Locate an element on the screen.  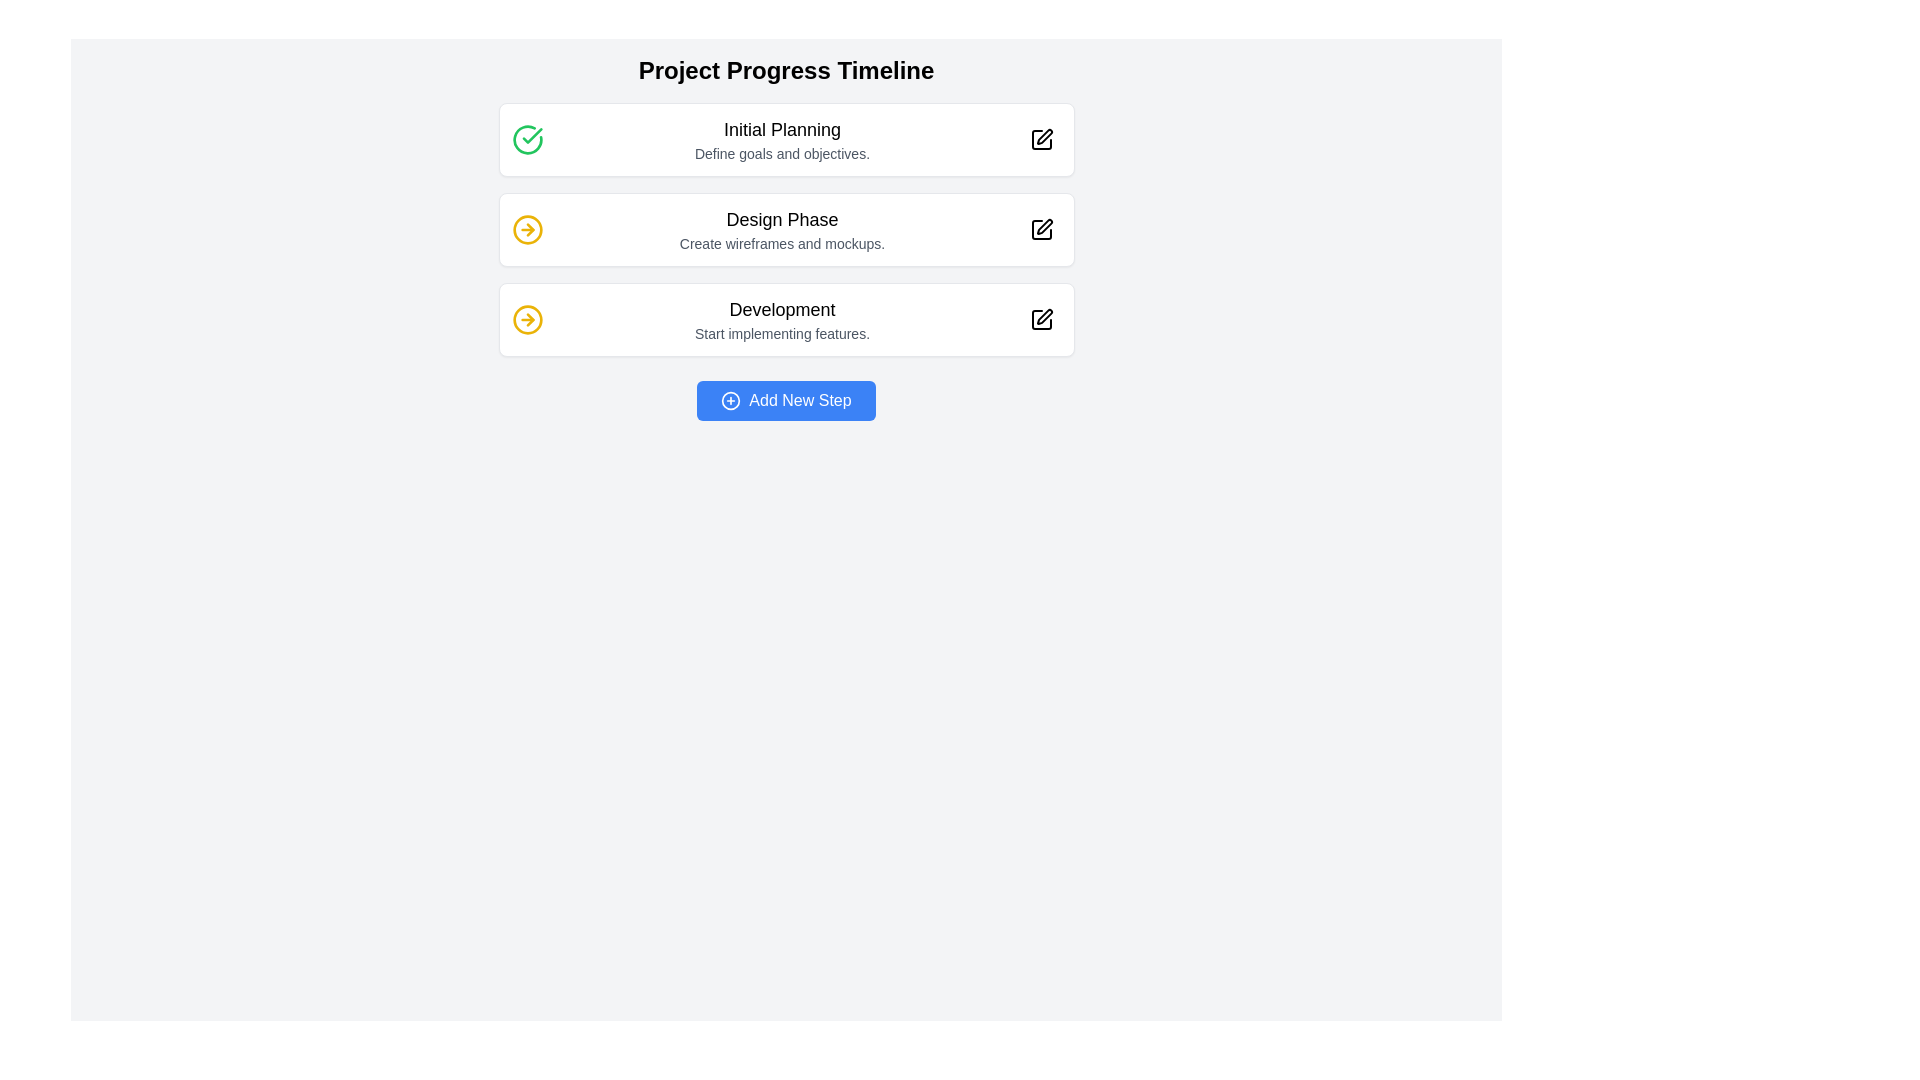
the progression indicator icon located to the left of the 'Development' text in the third row of vertically stacked items is located at coordinates (527, 319).